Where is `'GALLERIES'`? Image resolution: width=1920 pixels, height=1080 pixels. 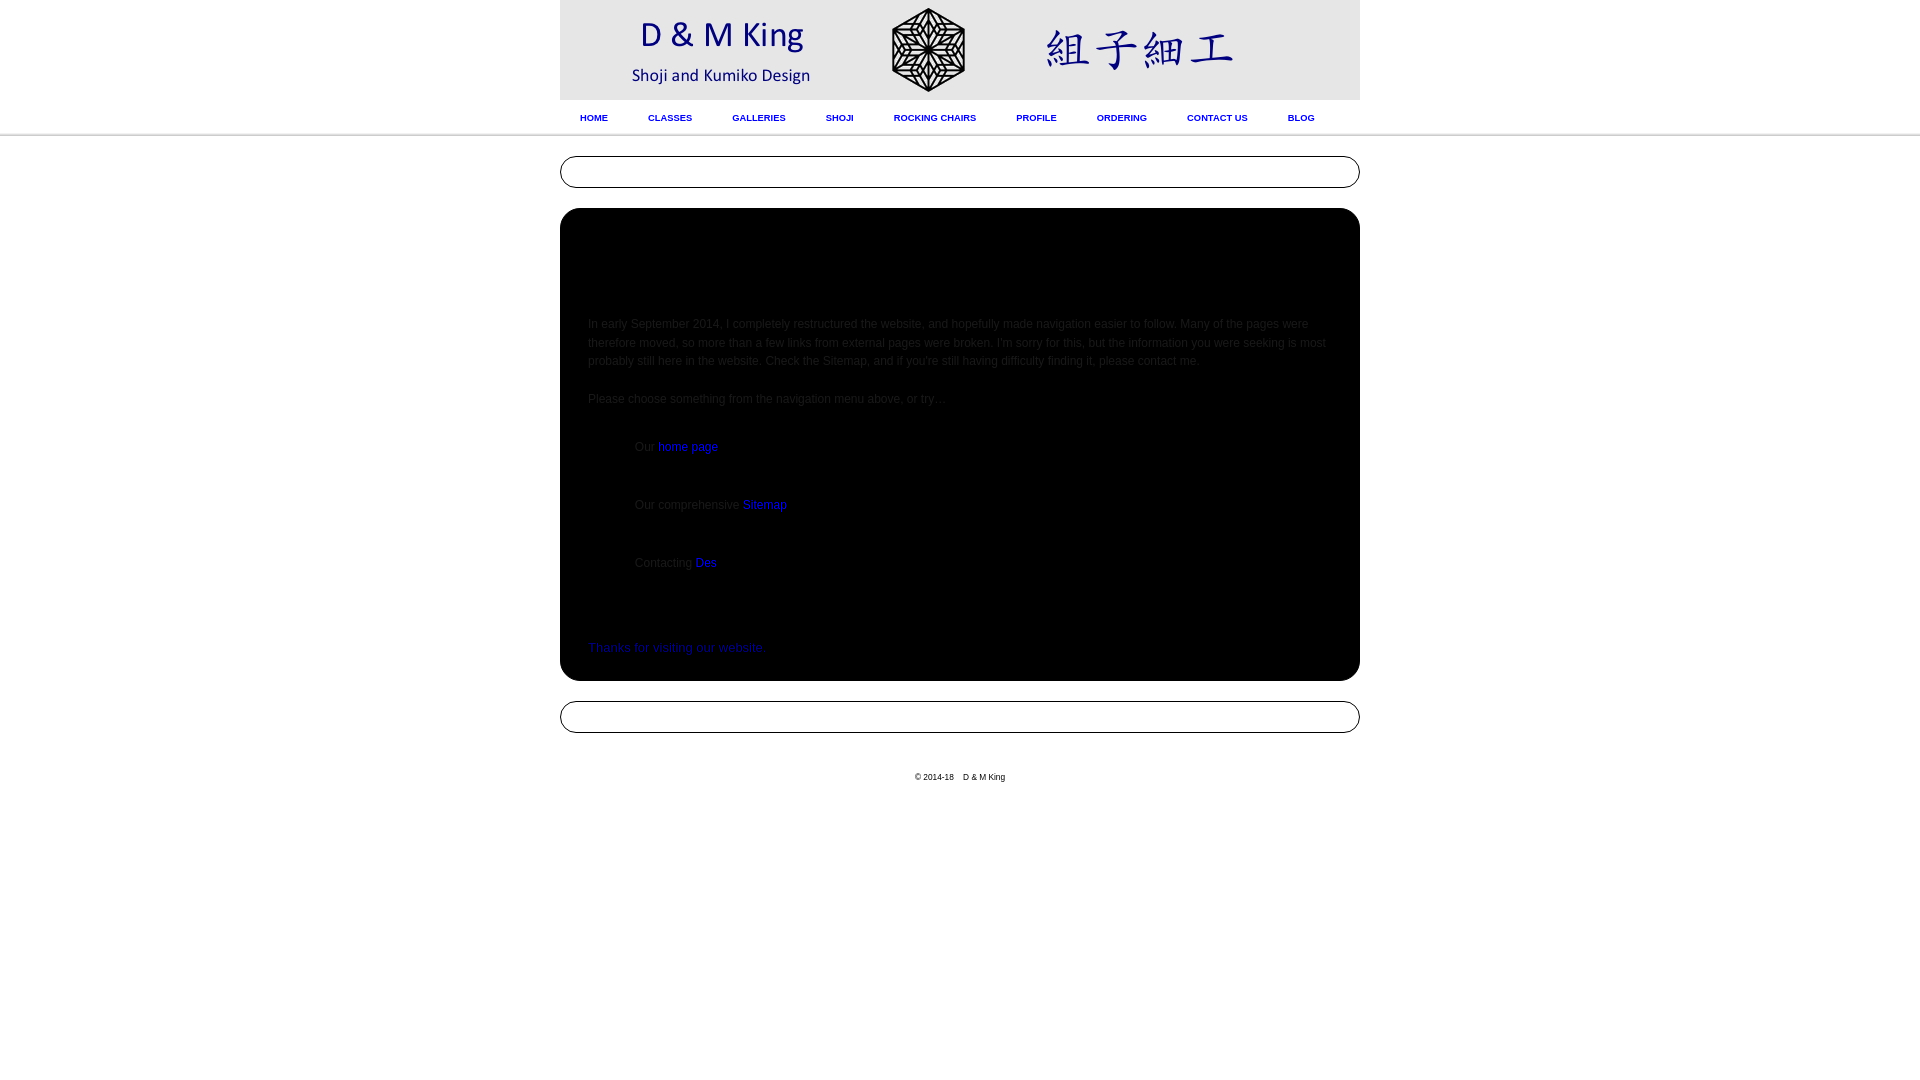 'GALLERIES' is located at coordinates (757, 118).